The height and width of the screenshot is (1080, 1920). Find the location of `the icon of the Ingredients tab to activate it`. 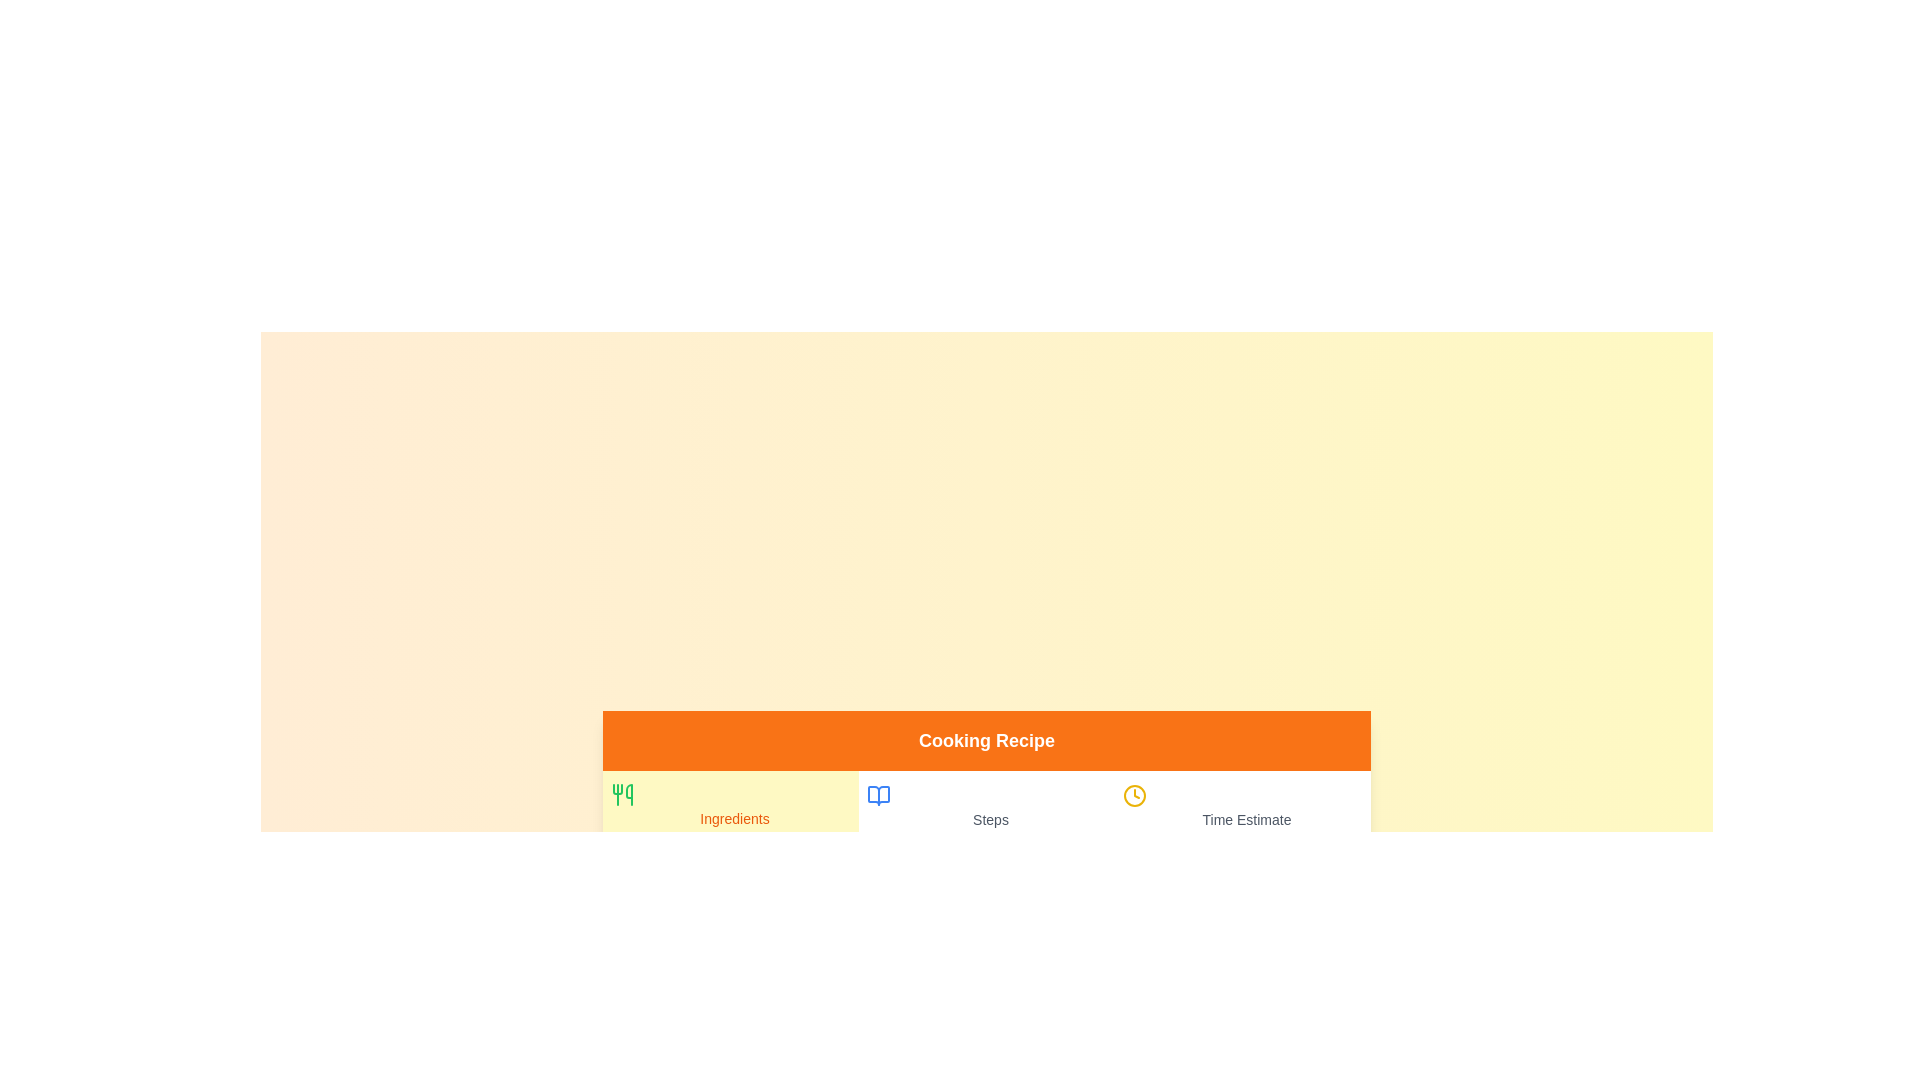

the icon of the Ingredients tab to activate it is located at coordinates (622, 793).